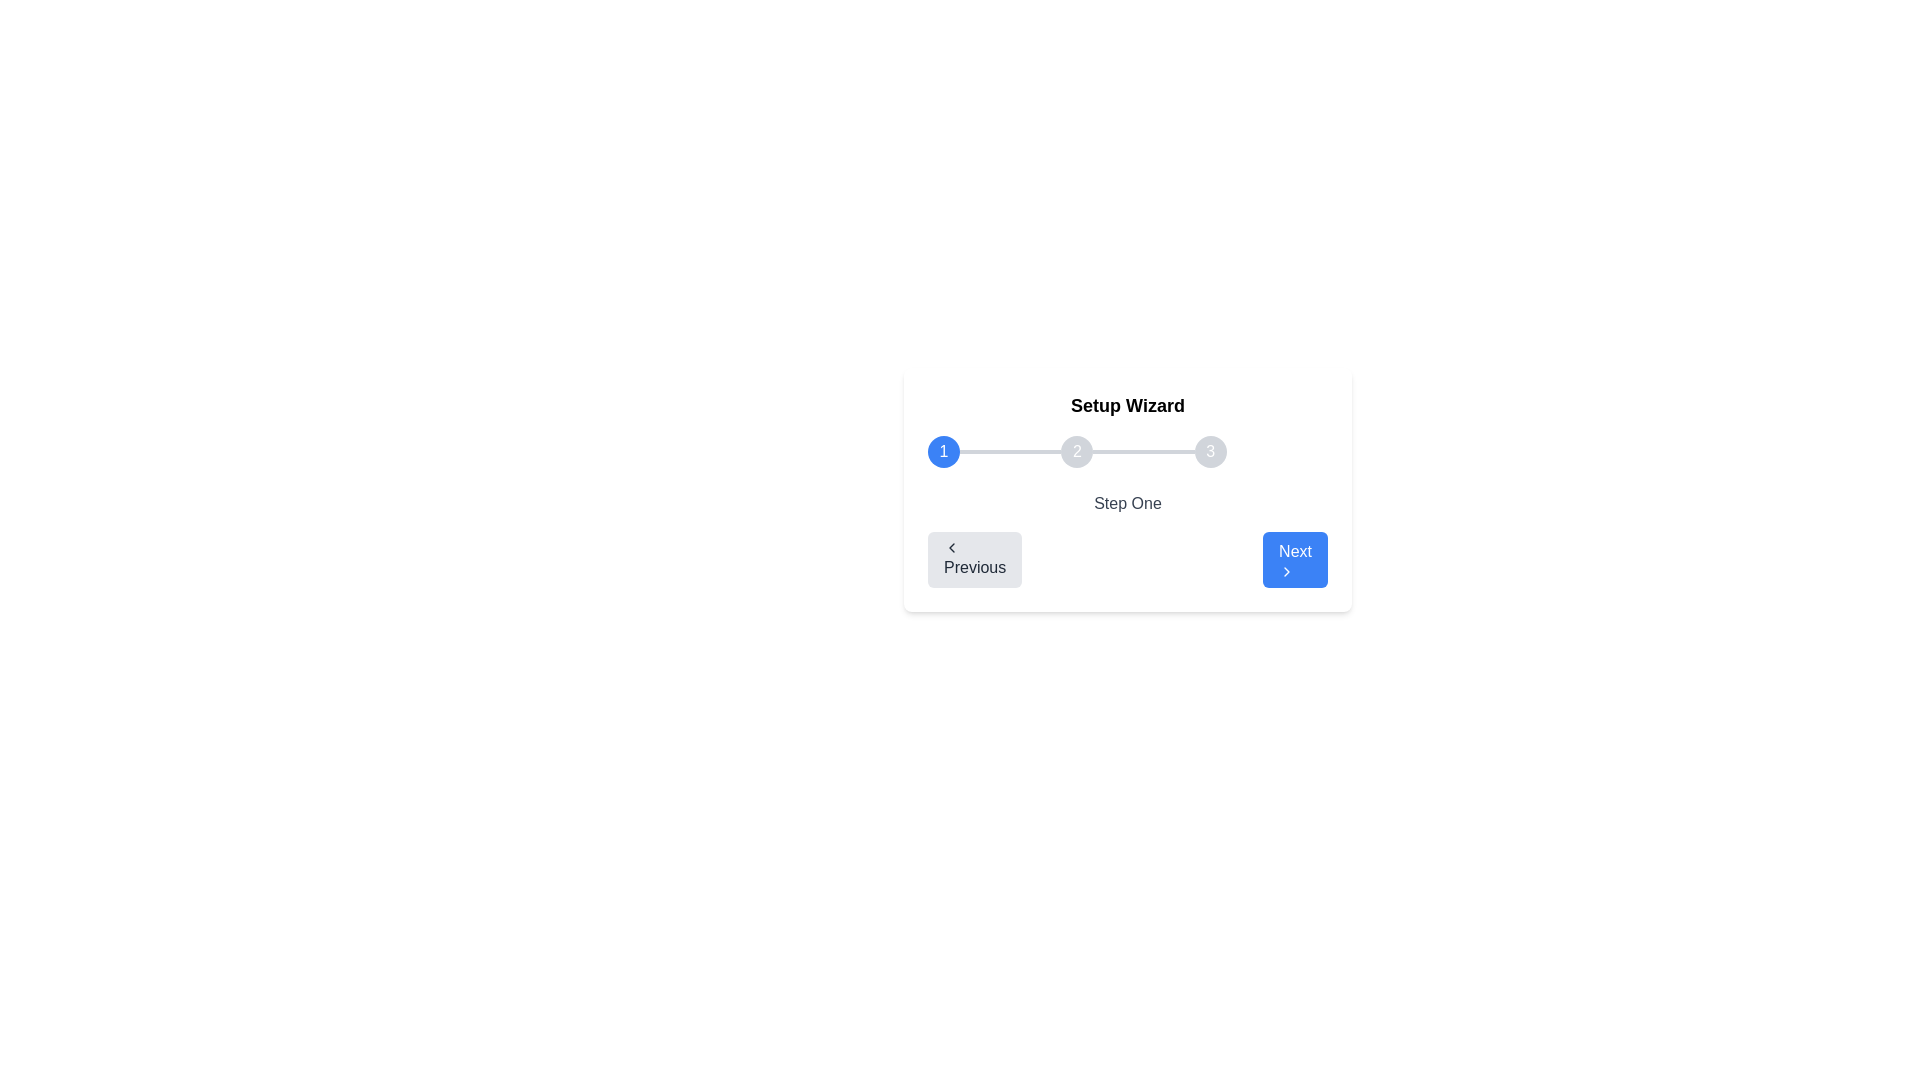  What do you see at coordinates (943, 451) in the screenshot?
I see `the first step indicator in the multi-step wizard interface, which visually represents the current or completed step` at bounding box center [943, 451].